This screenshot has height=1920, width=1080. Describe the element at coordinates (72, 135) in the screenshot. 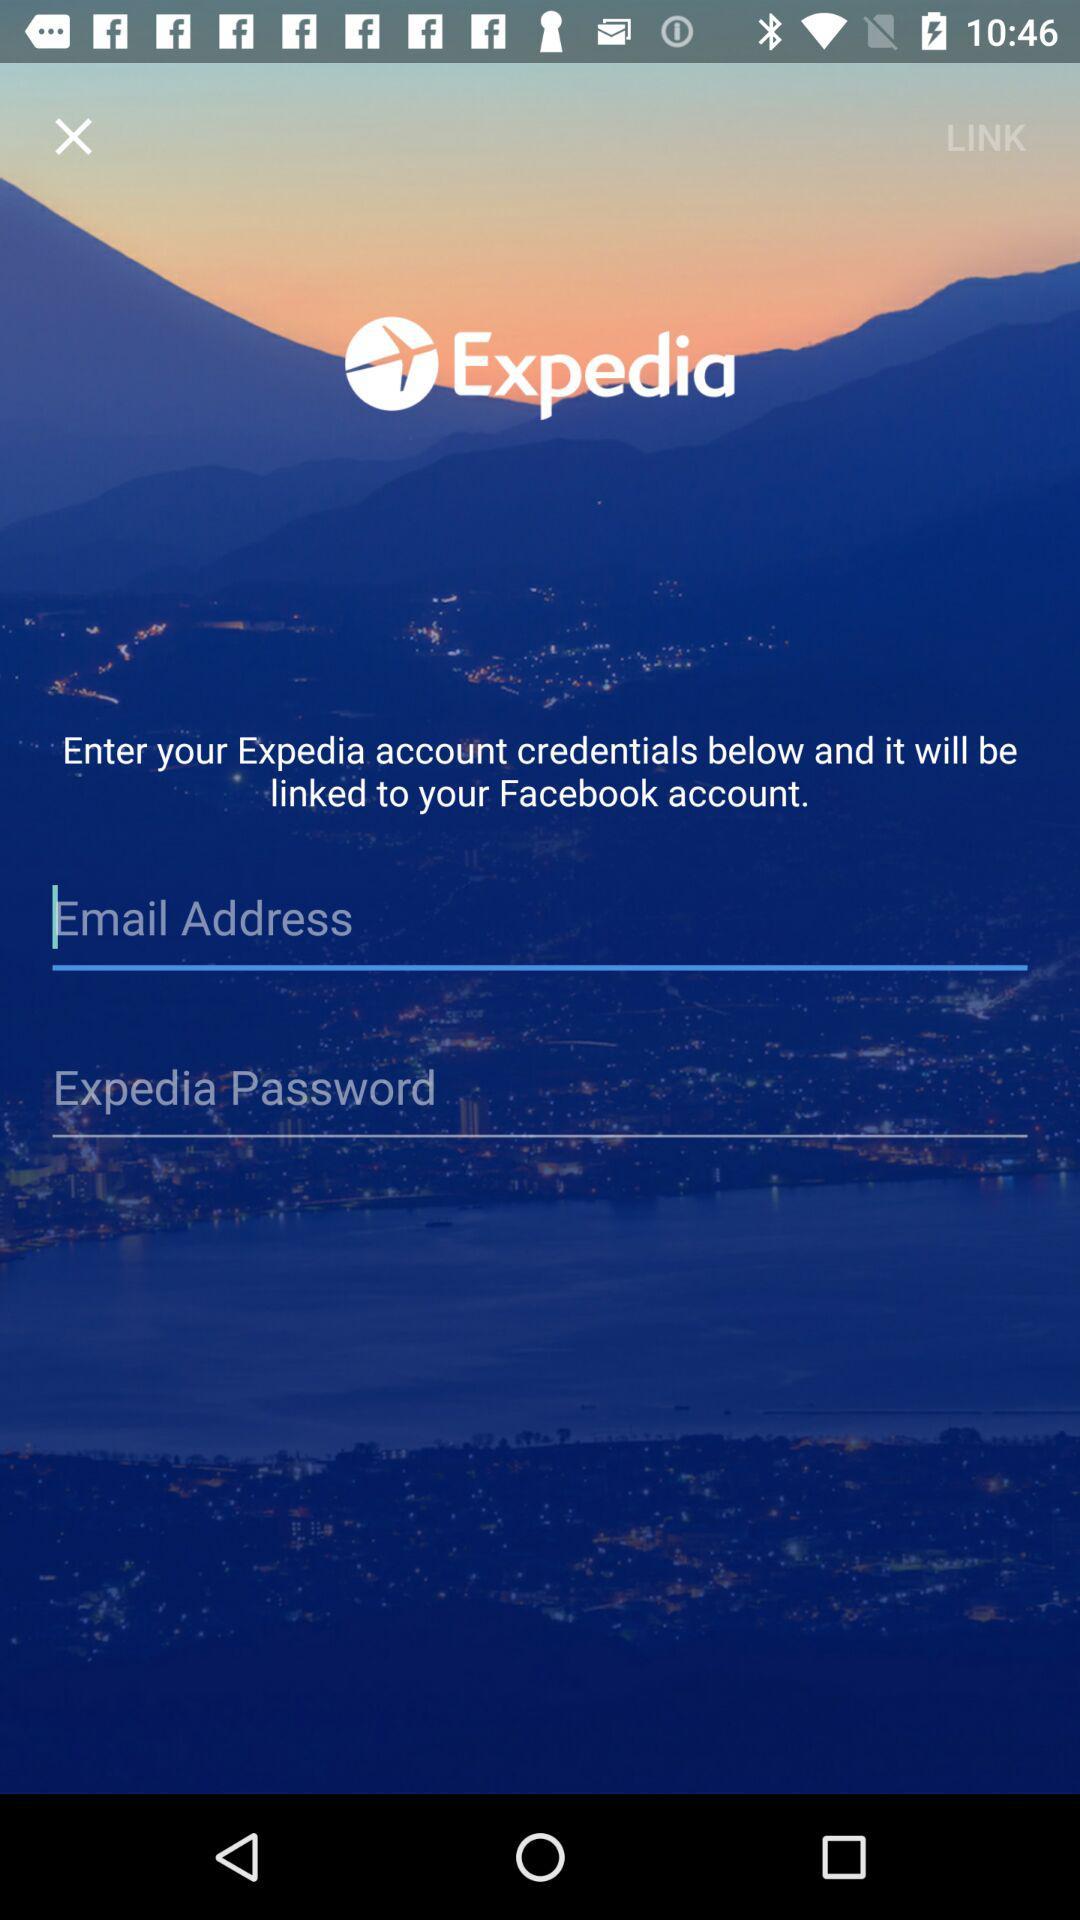

I see `icon at the top left corner` at that location.